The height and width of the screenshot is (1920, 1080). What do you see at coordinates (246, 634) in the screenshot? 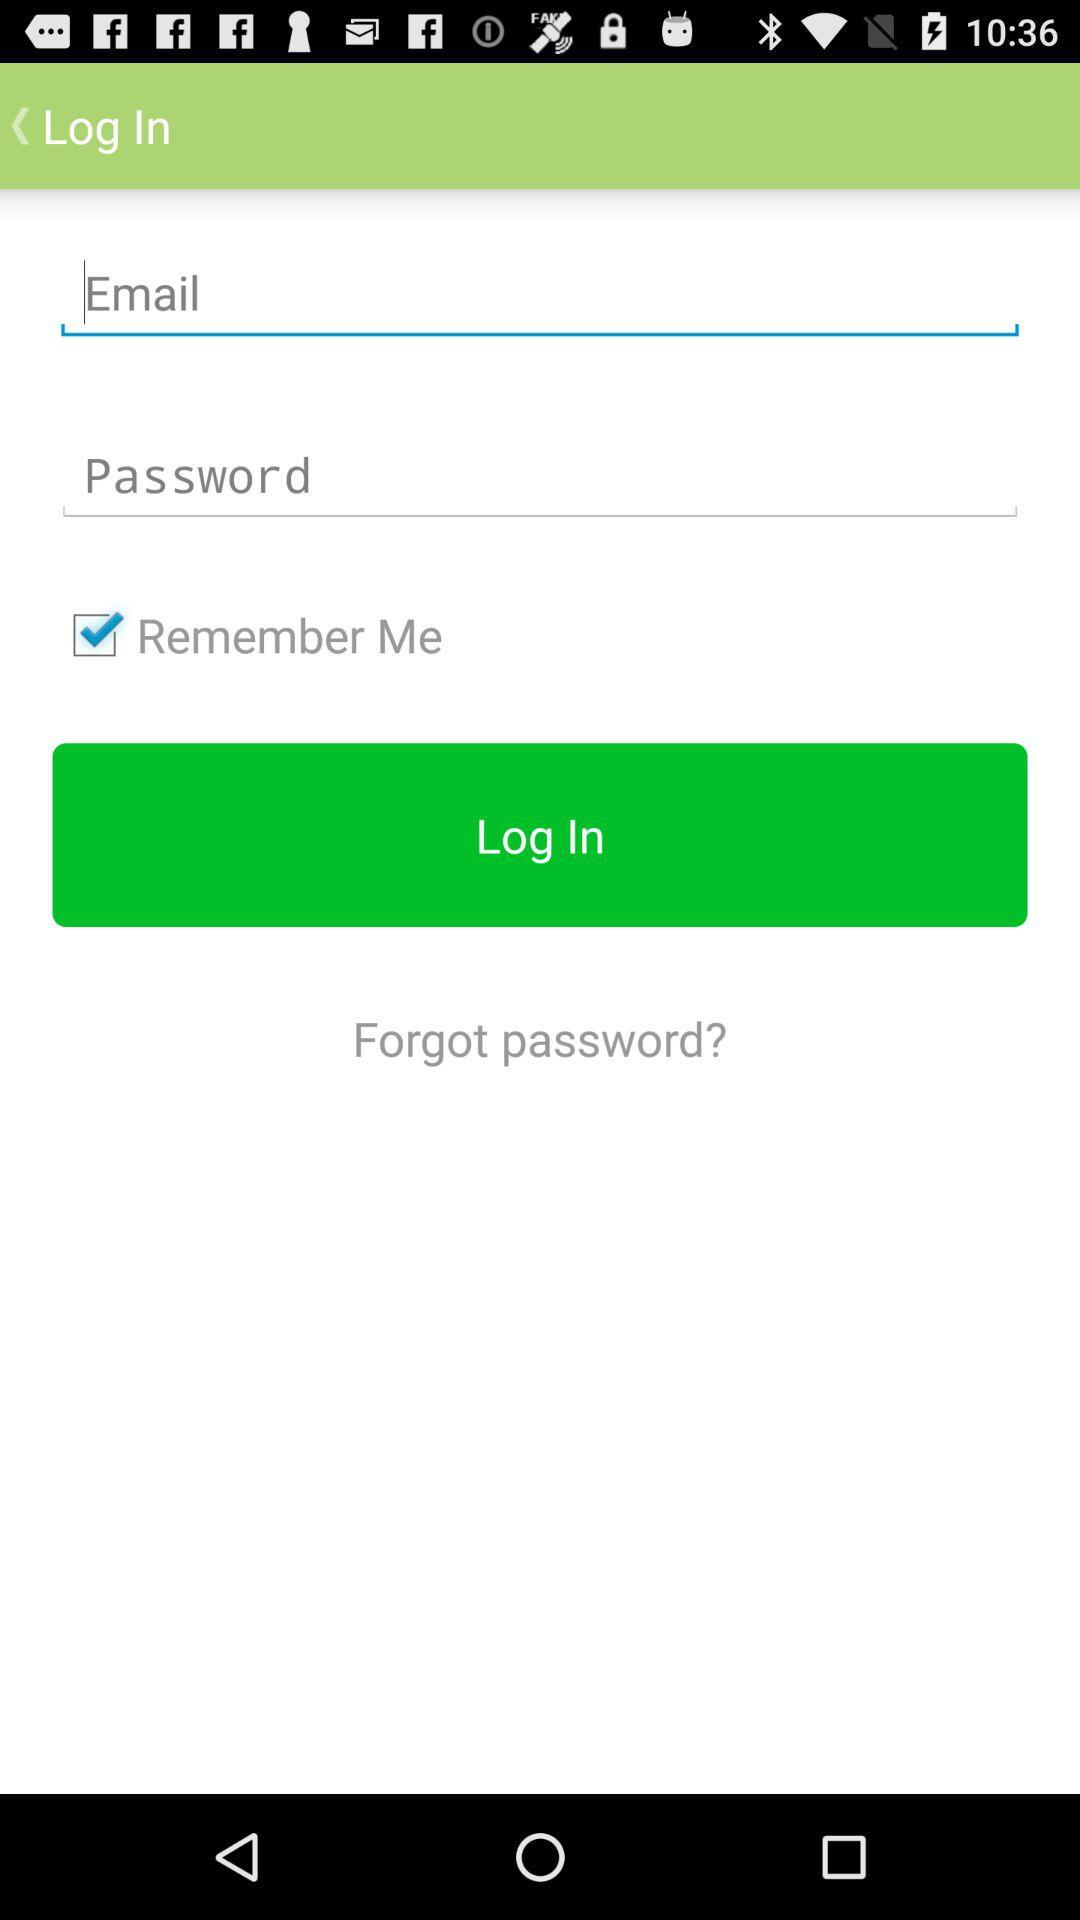
I see `remember me checkbox` at bounding box center [246, 634].